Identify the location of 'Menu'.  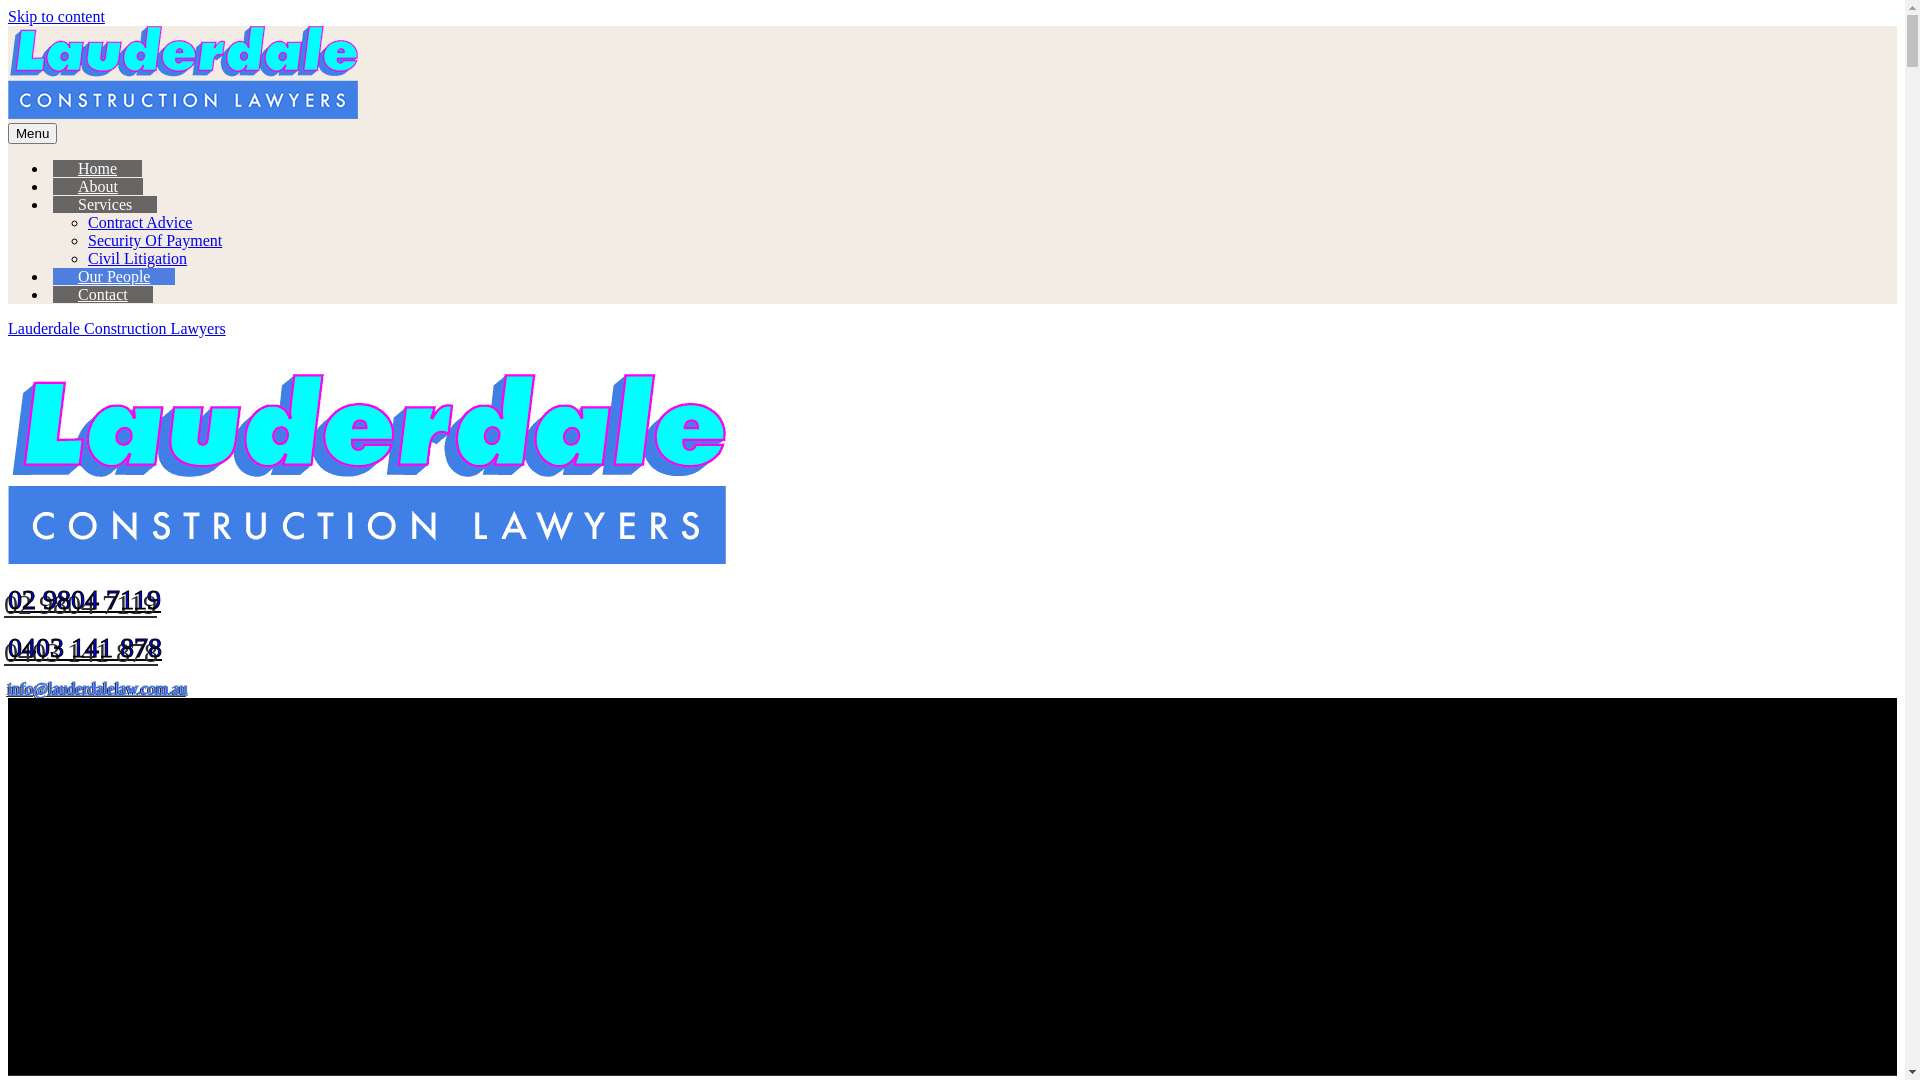
(8, 133).